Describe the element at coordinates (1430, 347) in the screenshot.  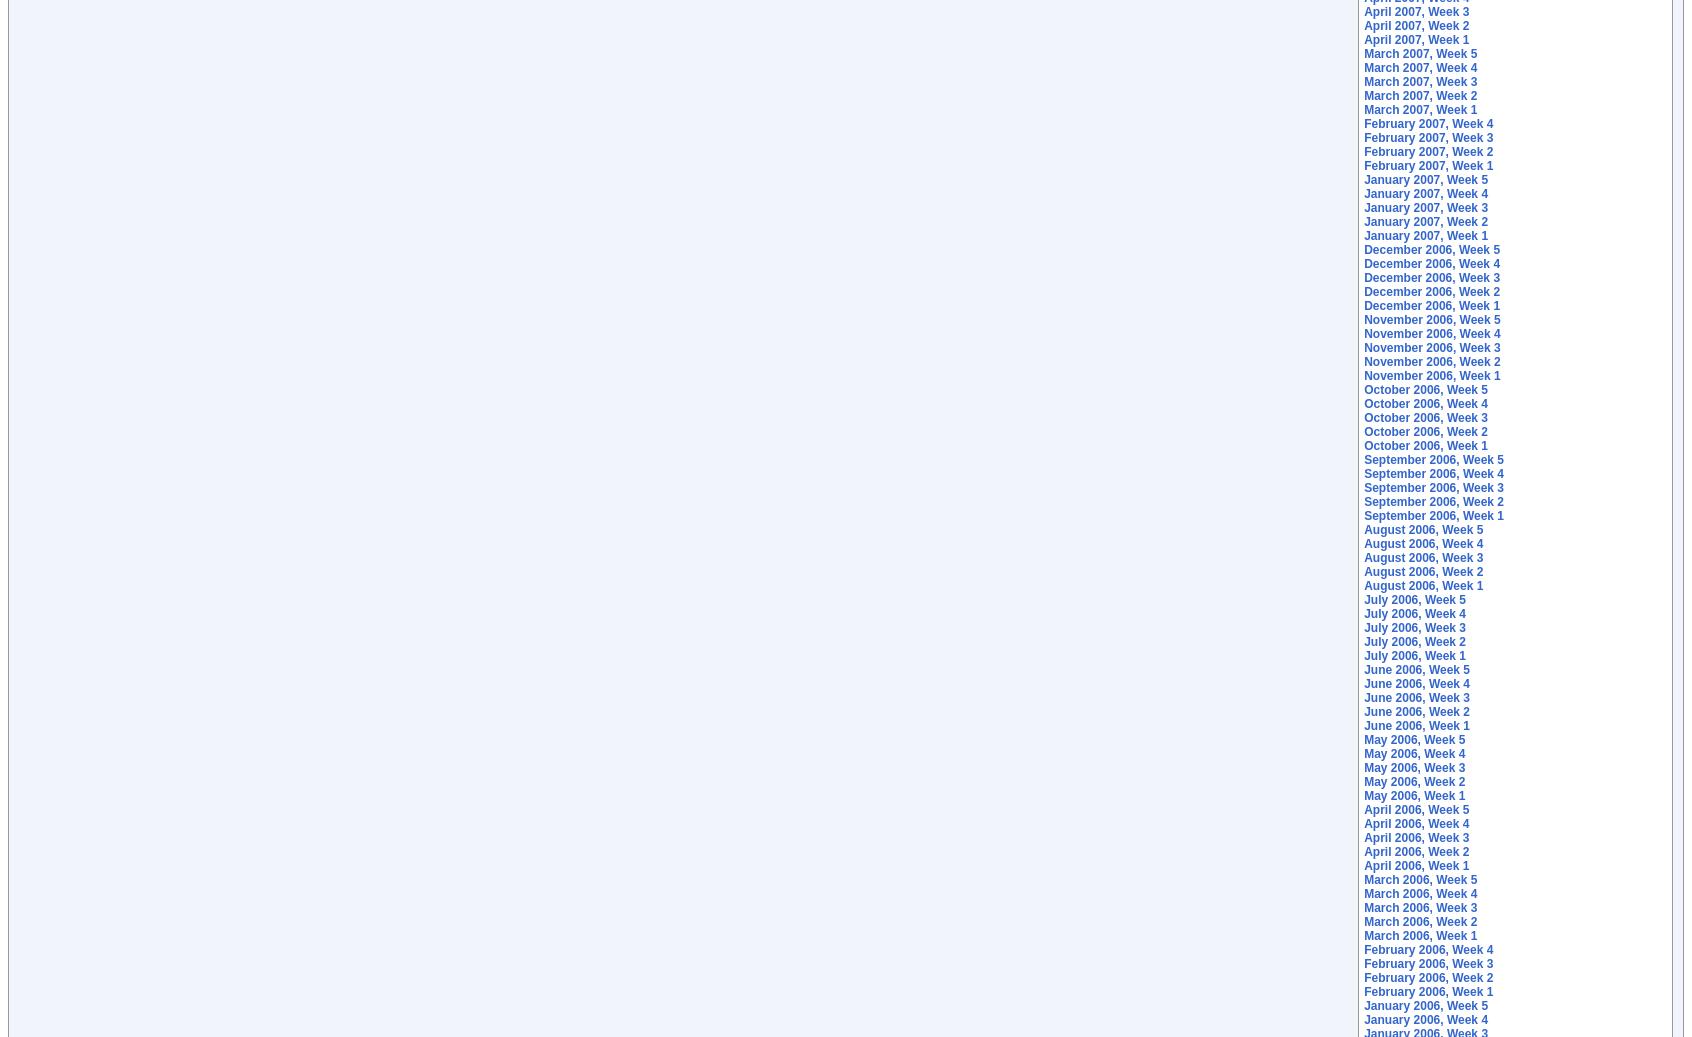
I see `'November 2006, Week 3'` at that location.